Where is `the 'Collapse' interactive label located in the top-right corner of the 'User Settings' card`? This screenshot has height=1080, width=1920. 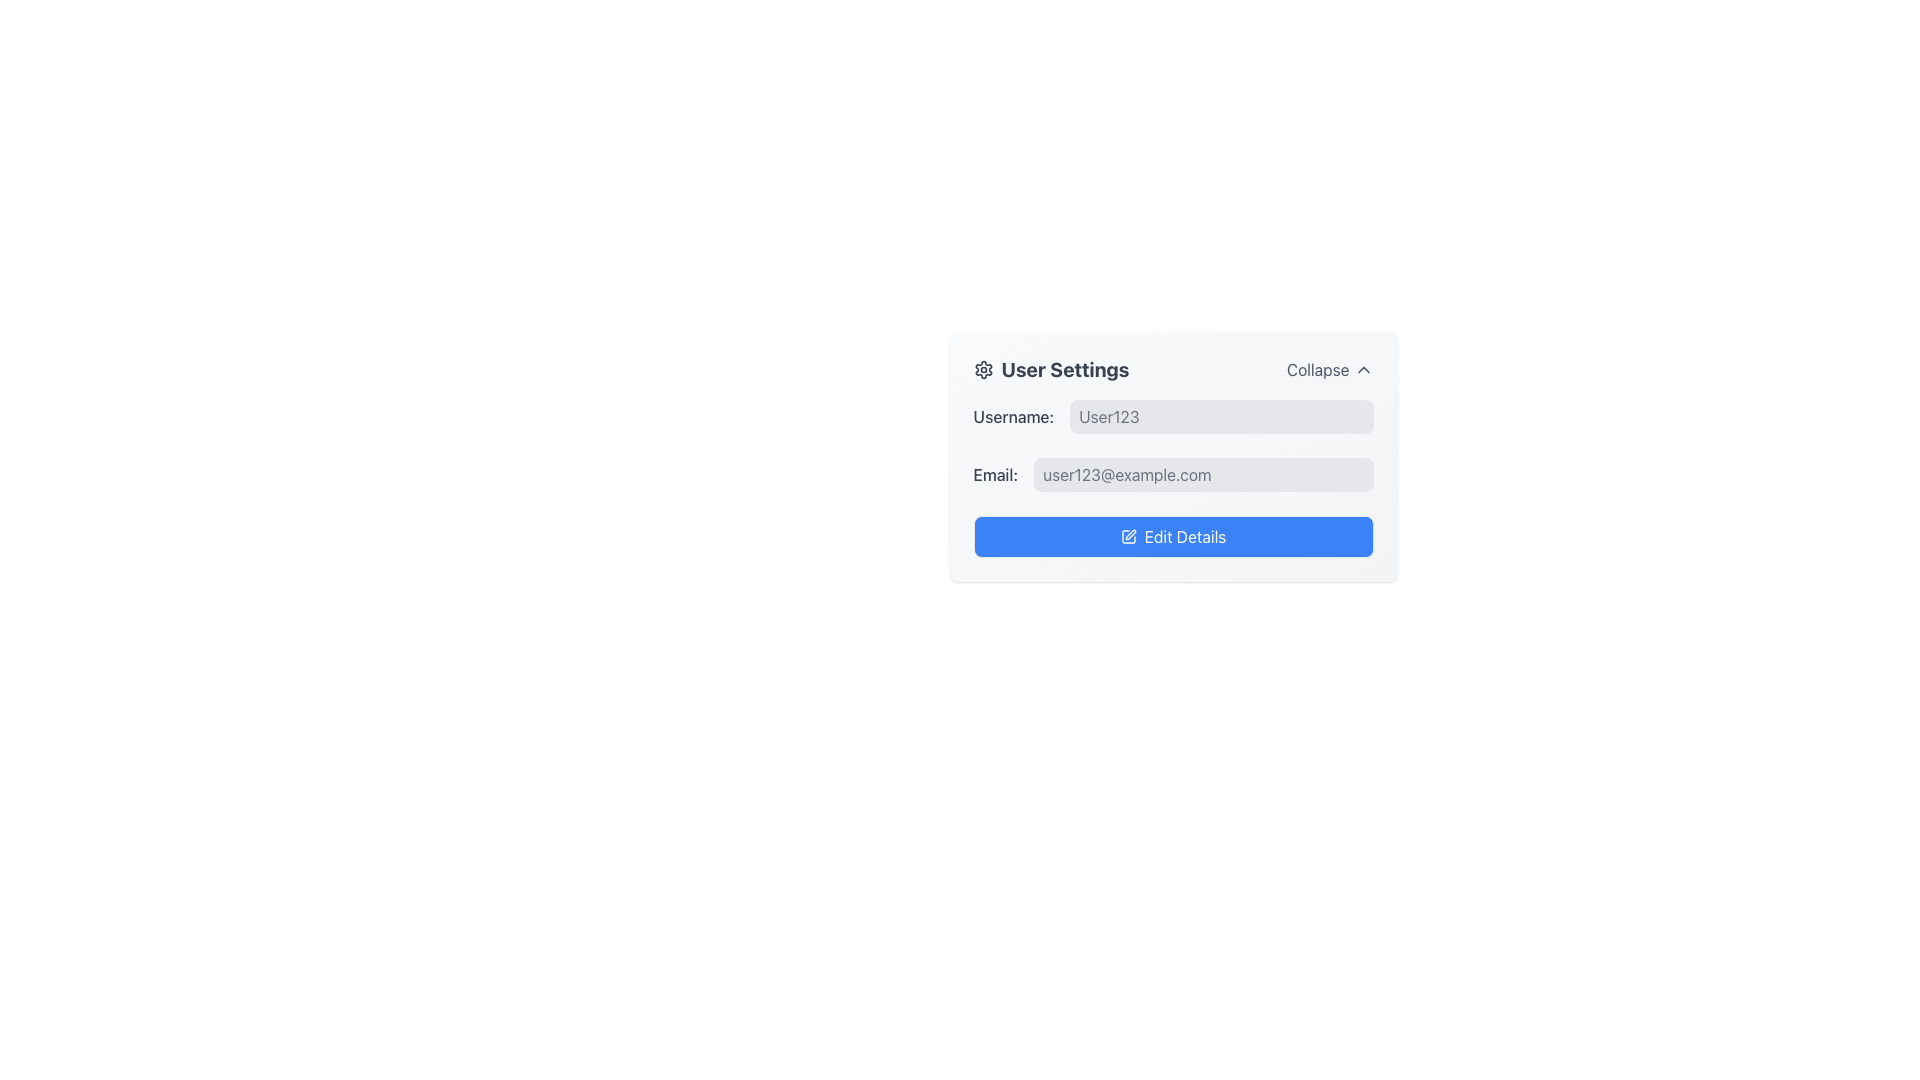
the 'Collapse' interactive label located in the top-right corner of the 'User Settings' card is located at coordinates (1329, 370).